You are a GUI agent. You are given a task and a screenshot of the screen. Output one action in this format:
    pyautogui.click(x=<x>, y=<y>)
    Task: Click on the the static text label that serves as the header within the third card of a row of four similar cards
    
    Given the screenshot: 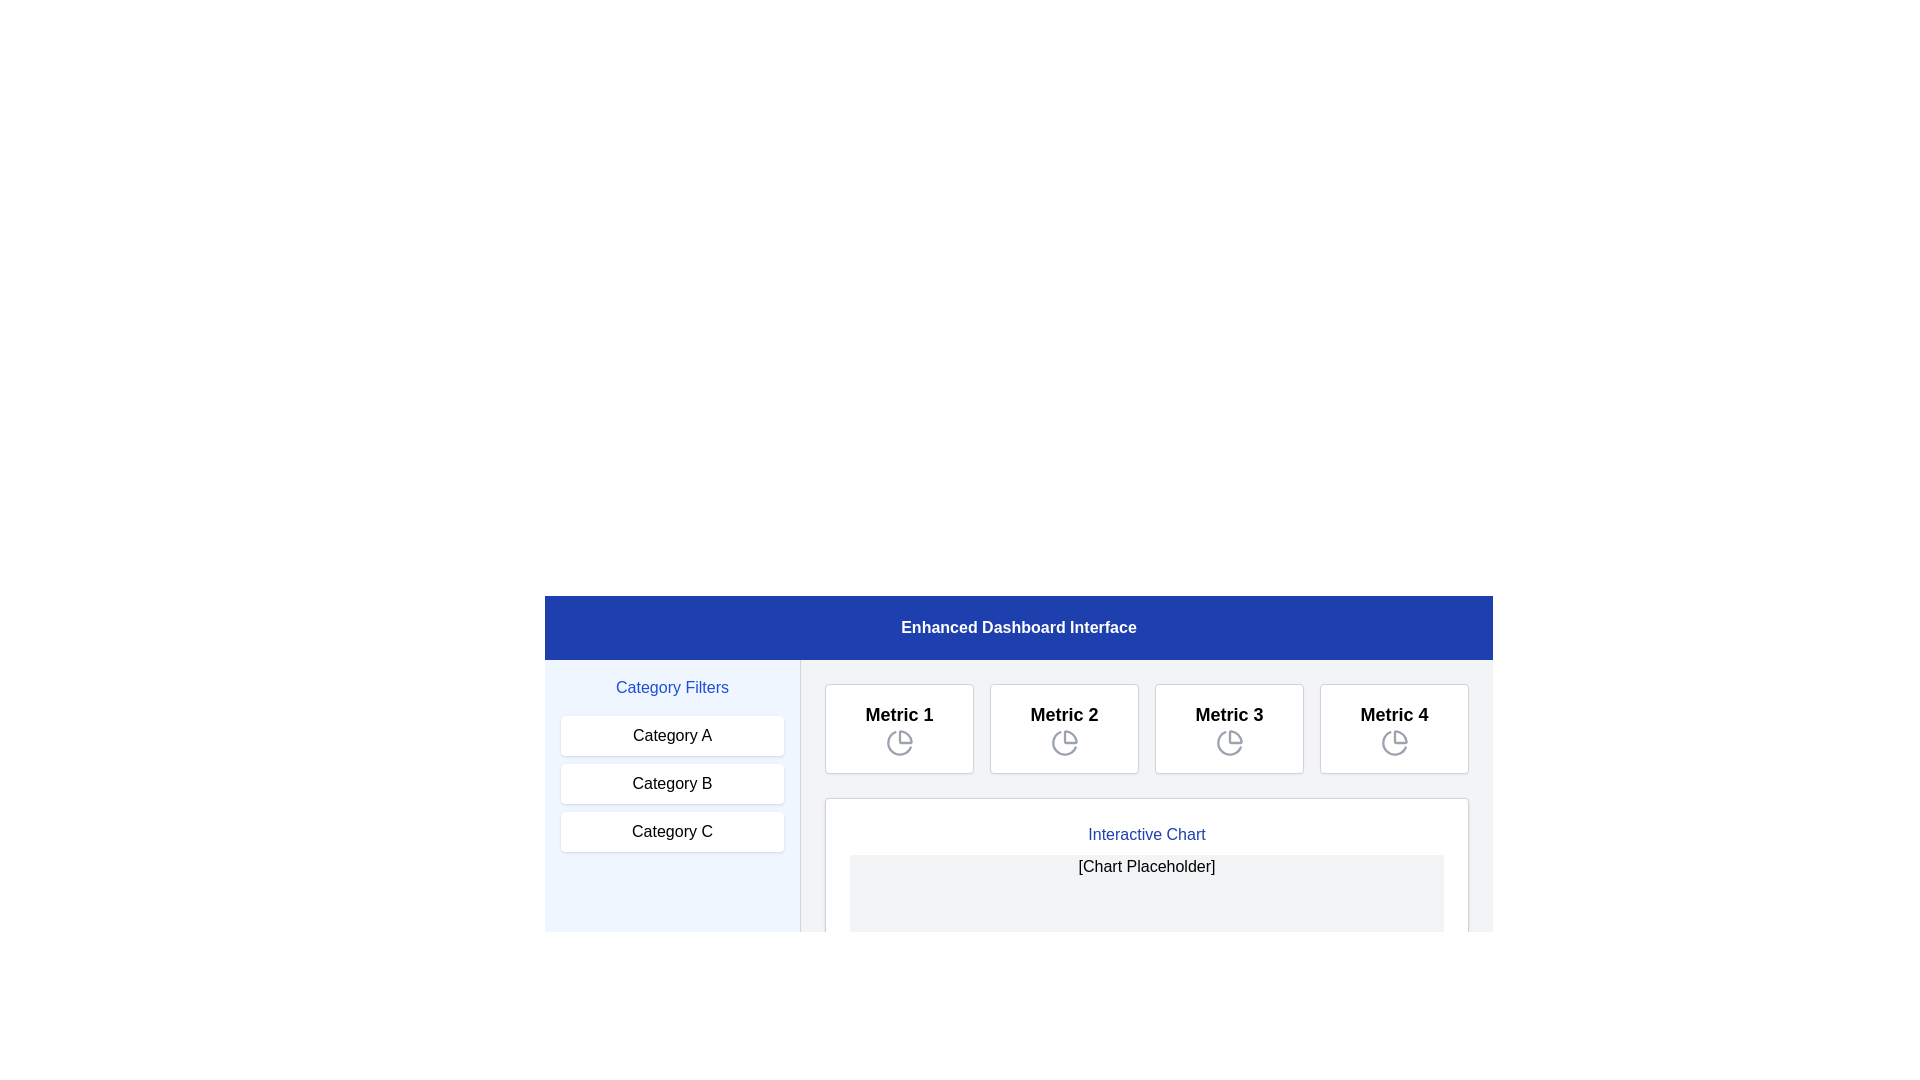 What is the action you would take?
    pyautogui.click(x=1228, y=713)
    